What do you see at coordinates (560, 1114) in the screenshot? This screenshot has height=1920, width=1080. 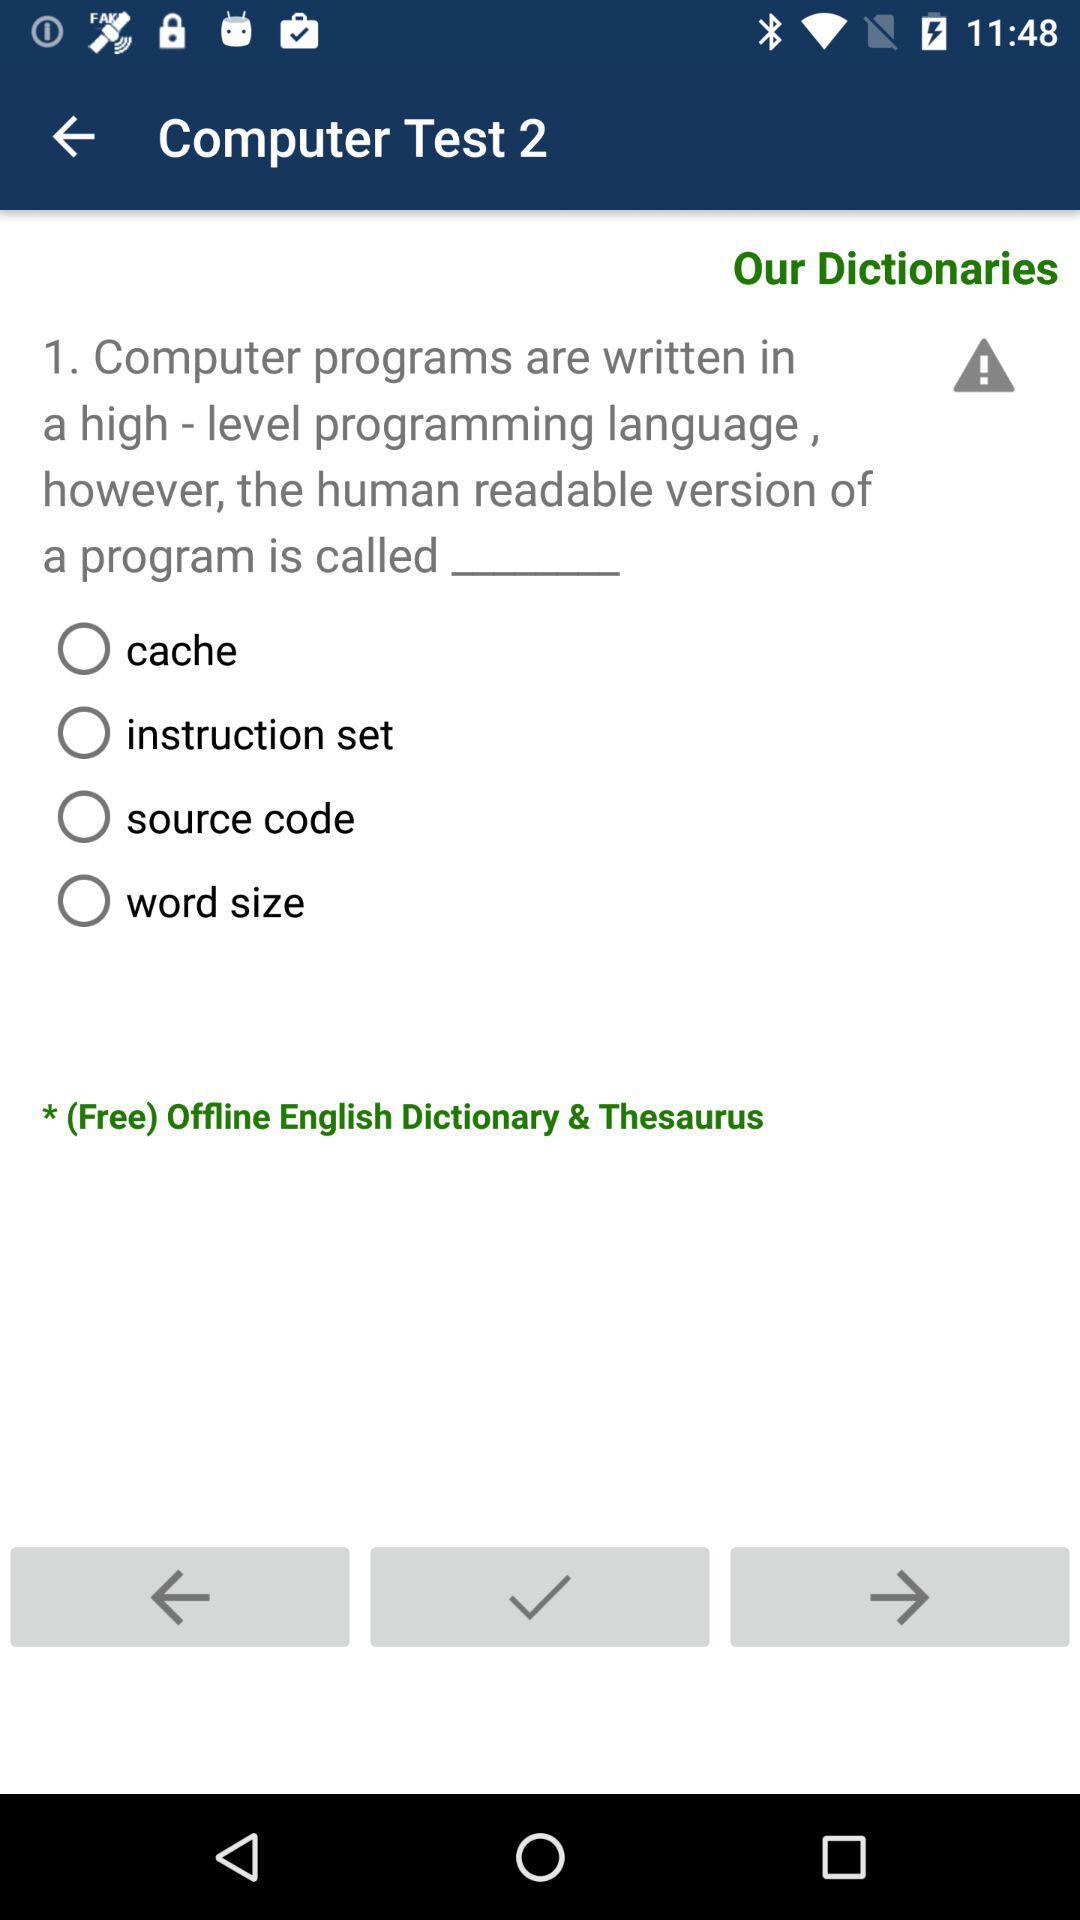 I see `free offline english icon` at bounding box center [560, 1114].